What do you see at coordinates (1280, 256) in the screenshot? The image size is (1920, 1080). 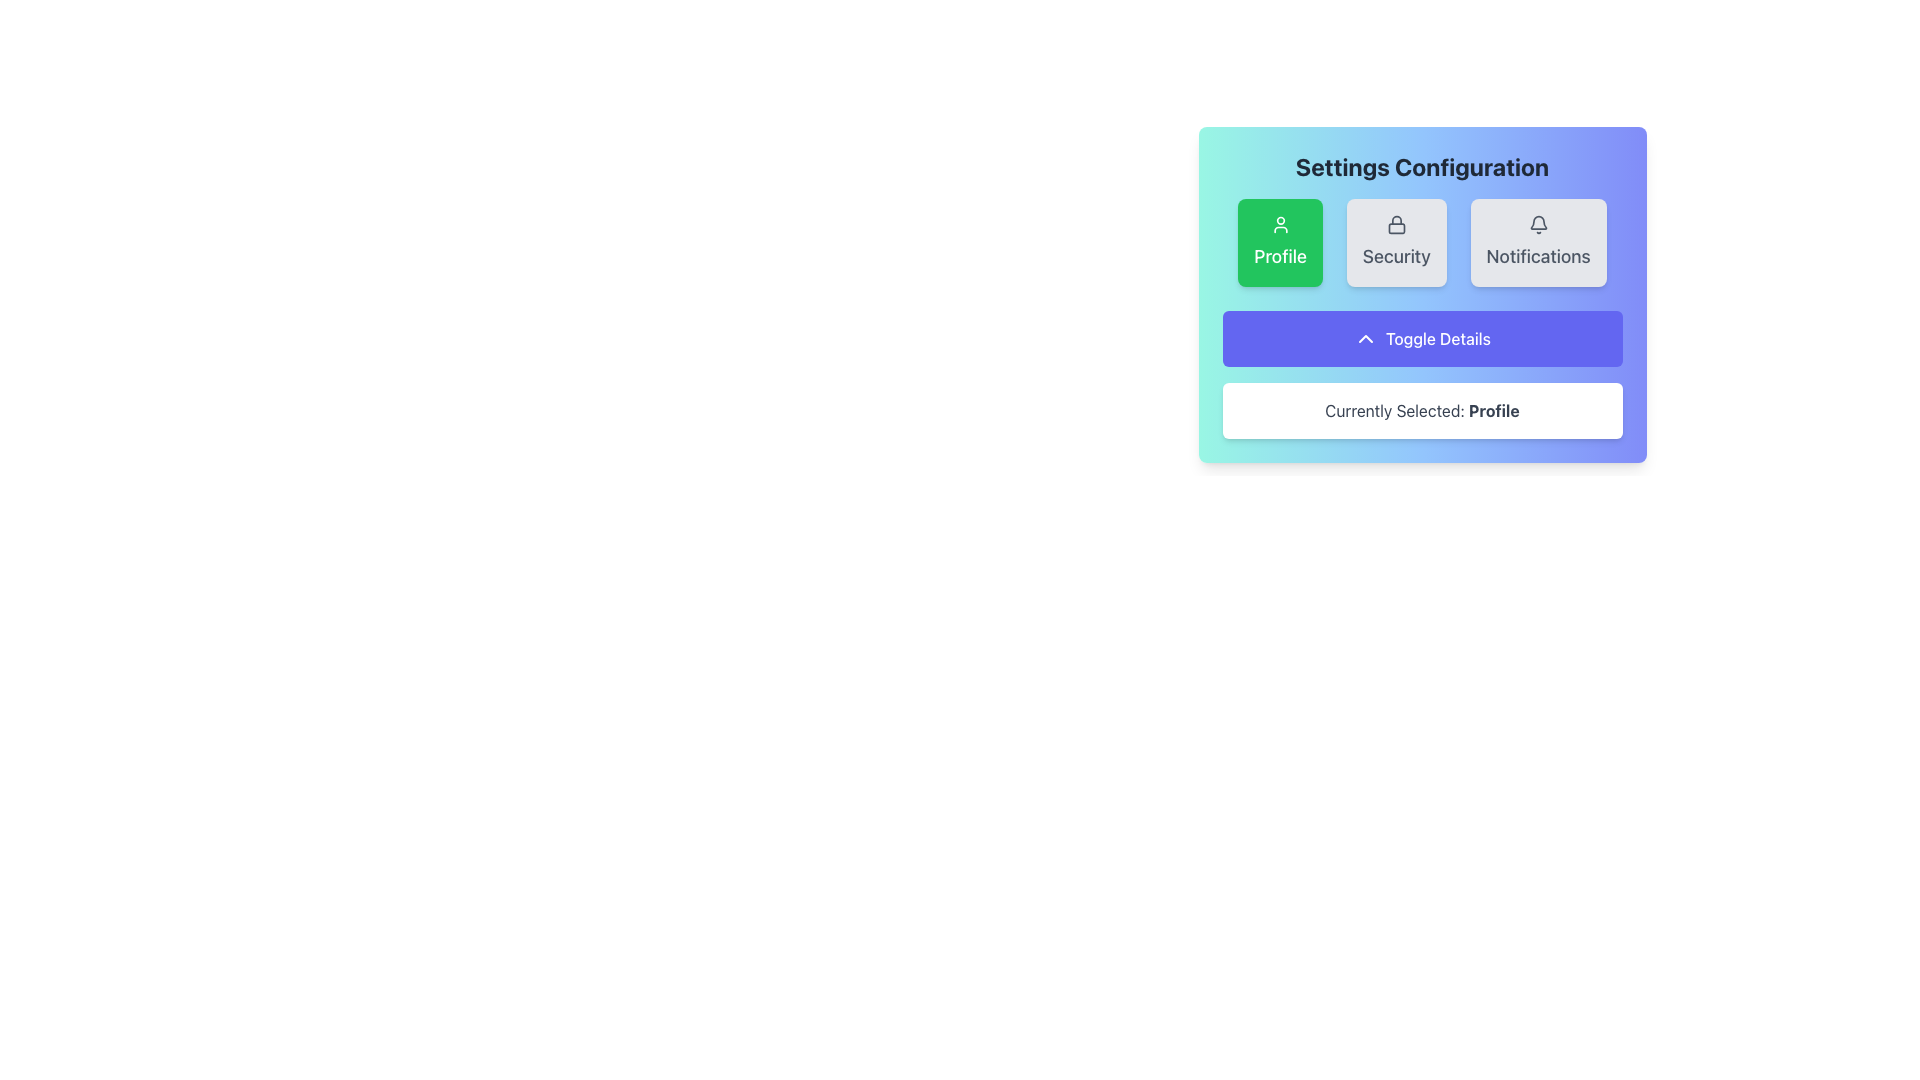 I see `the 'Profile' text label located at the bottom-center of the green button in the configuration menu` at bounding box center [1280, 256].